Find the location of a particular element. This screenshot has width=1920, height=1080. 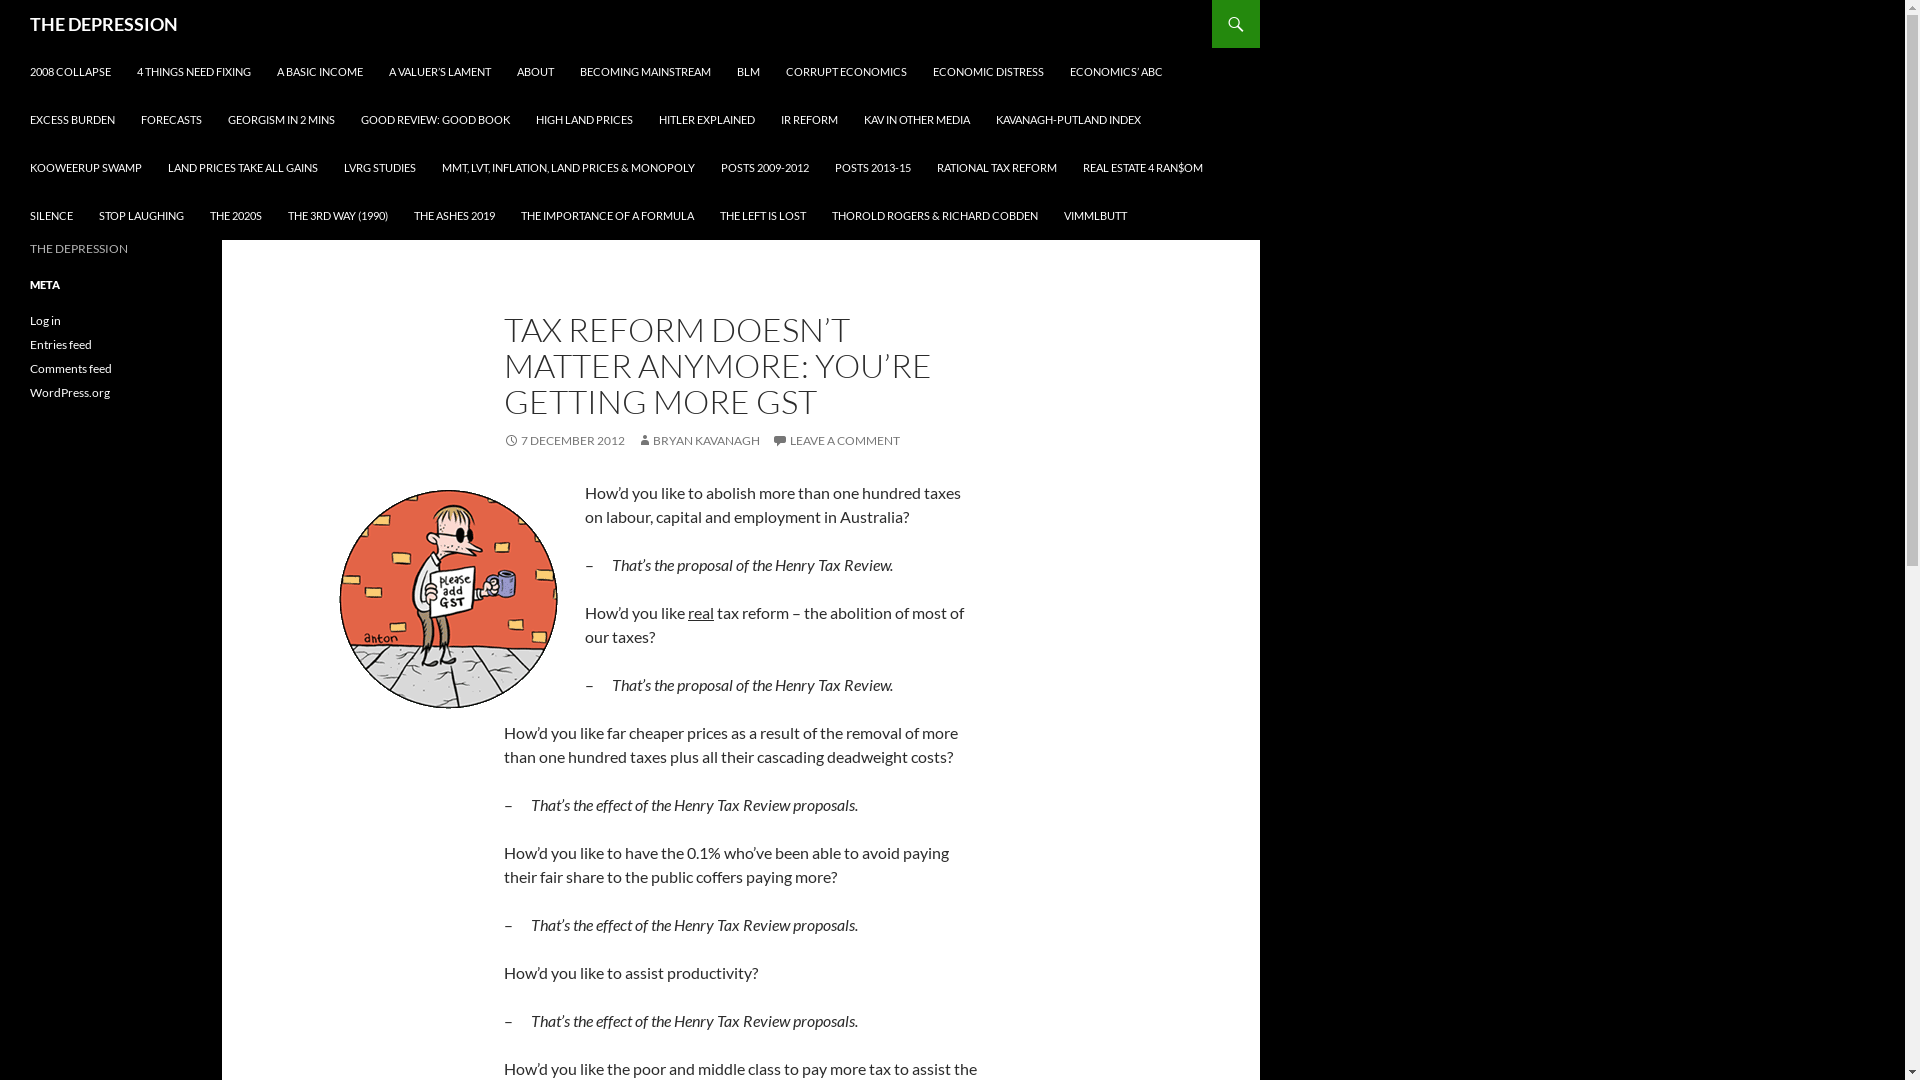

'THE 3RD WAY (1990)' is located at coordinates (274, 216).